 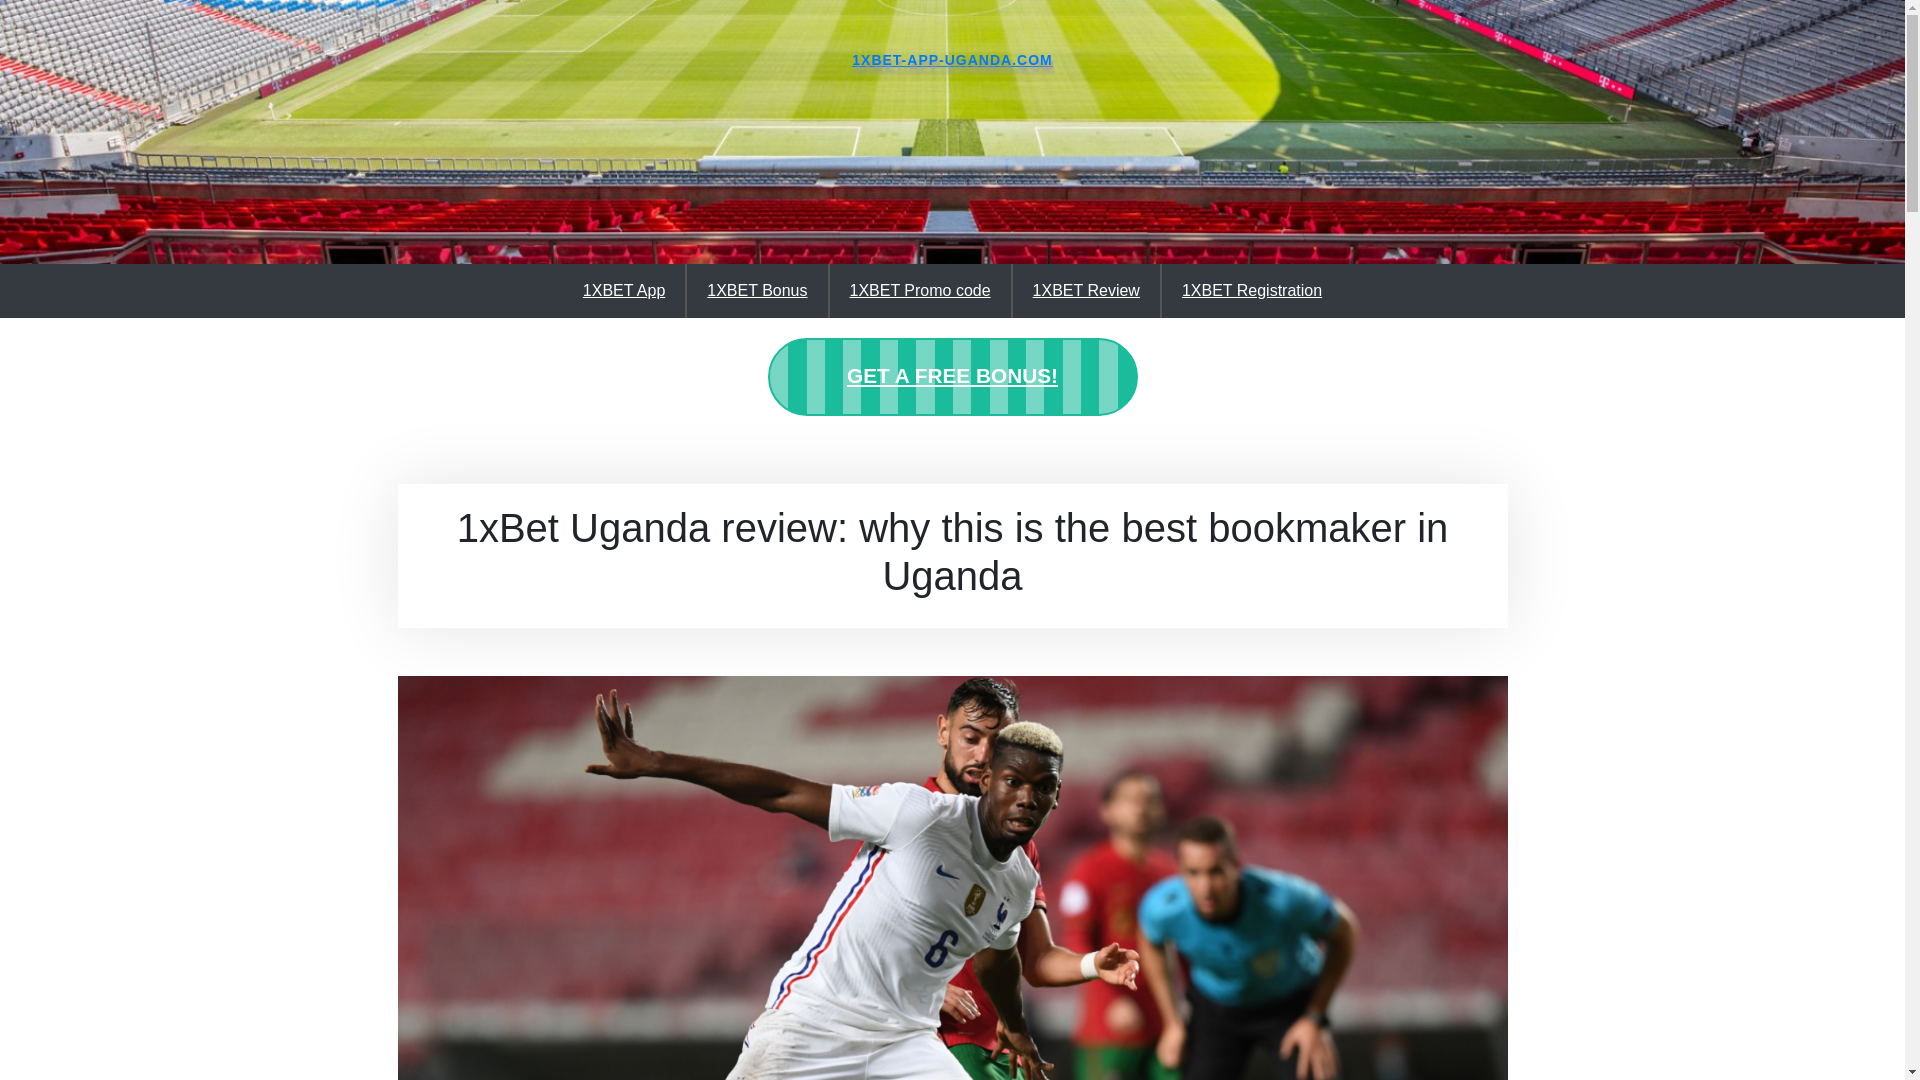 What do you see at coordinates (1012, 290) in the screenshot?
I see `'1XBET Review'` at bounding box center [1012, 290].